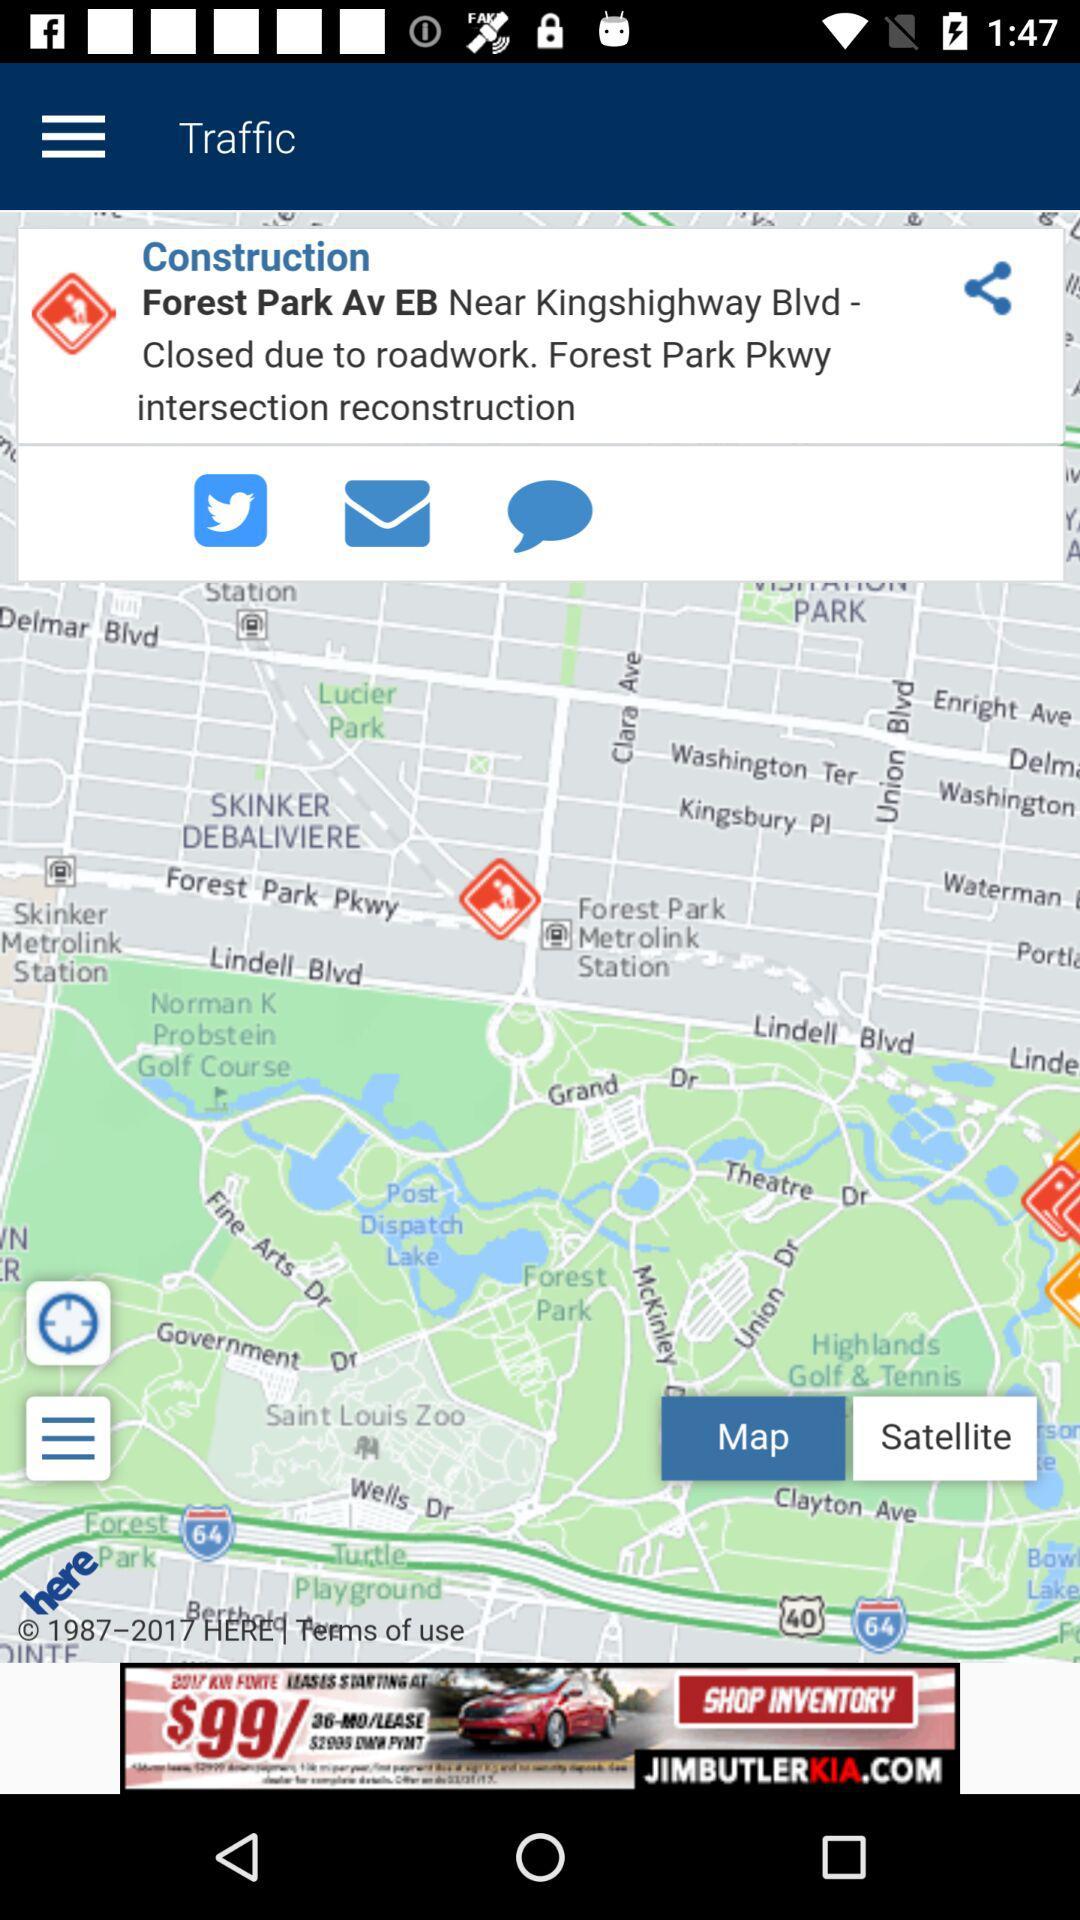 Image resolution: width=1080 pixels, height=1920 pixels. I want to click on advertisement website, so click(540, 1727).